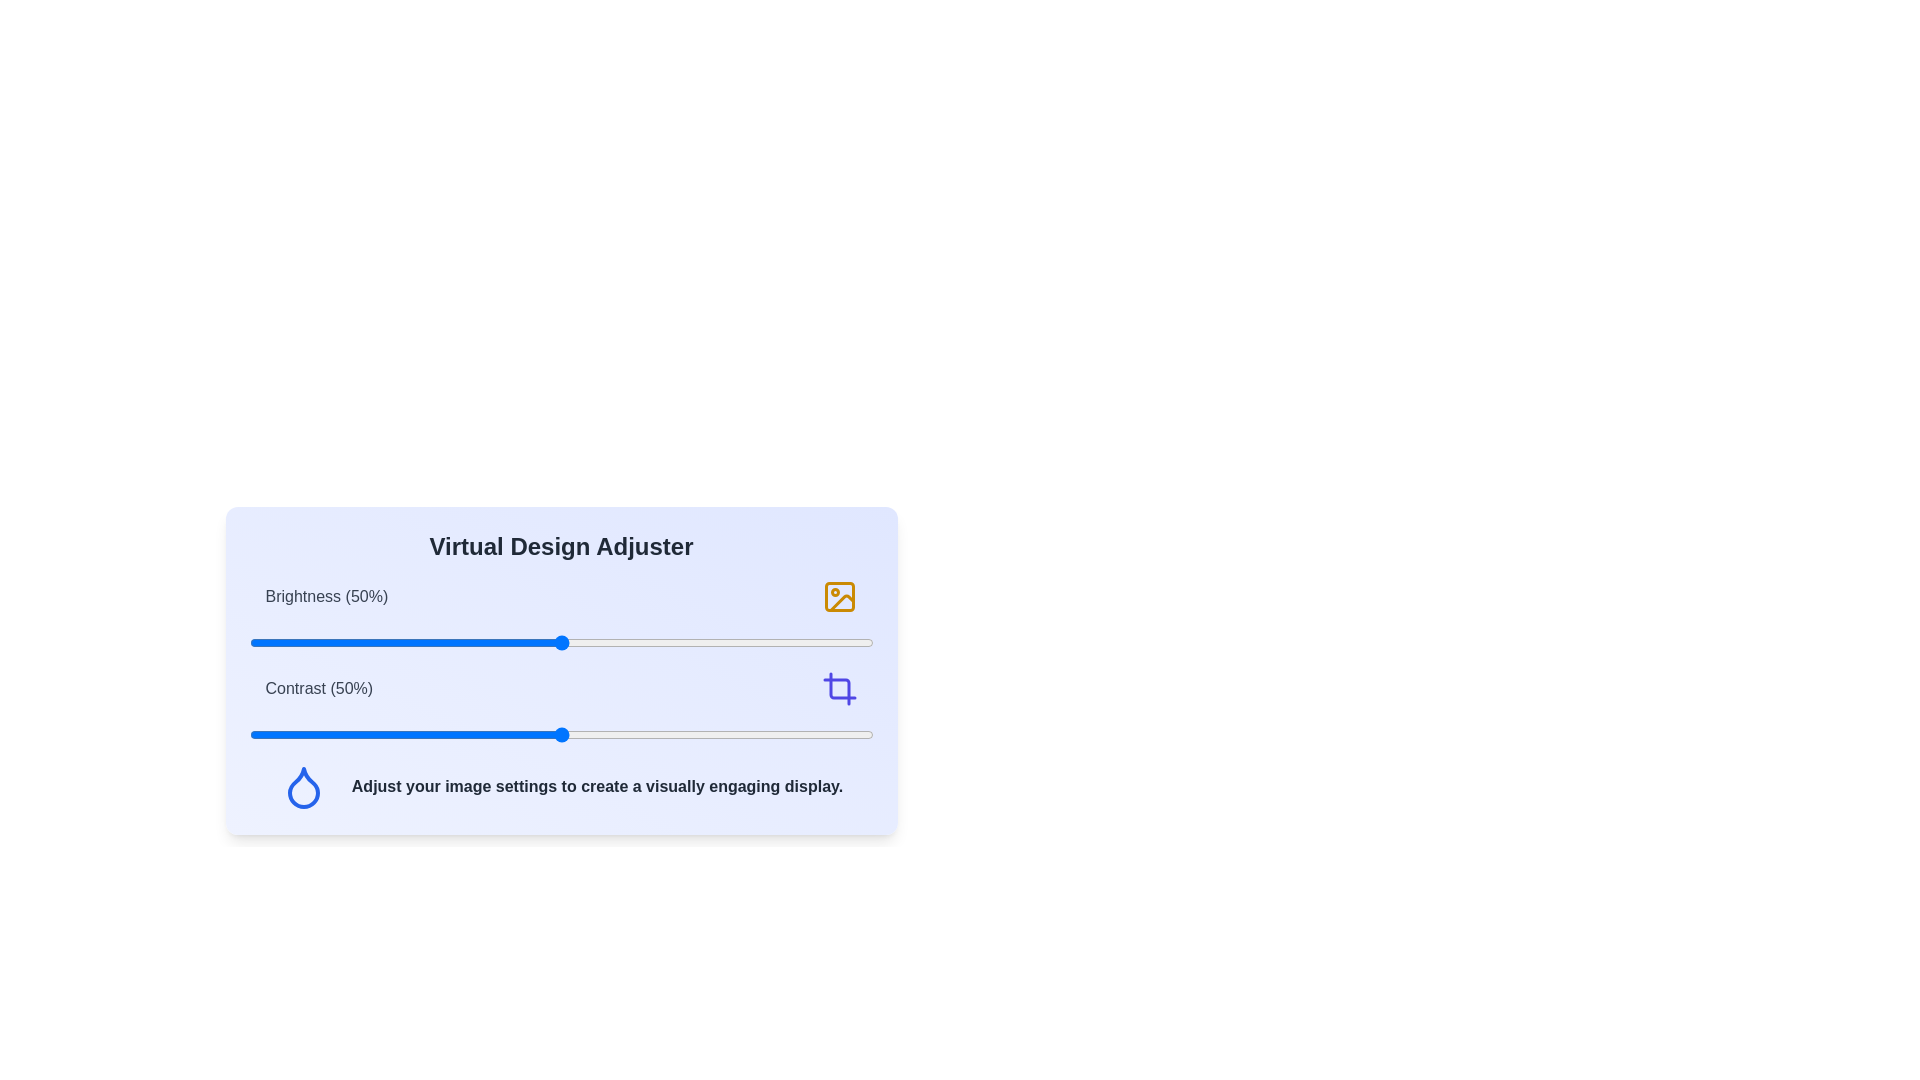  Describe the element at coordinates (597, 735) in the screenshot. I see `the contrast slider to set the contrast level to 56` at that location.